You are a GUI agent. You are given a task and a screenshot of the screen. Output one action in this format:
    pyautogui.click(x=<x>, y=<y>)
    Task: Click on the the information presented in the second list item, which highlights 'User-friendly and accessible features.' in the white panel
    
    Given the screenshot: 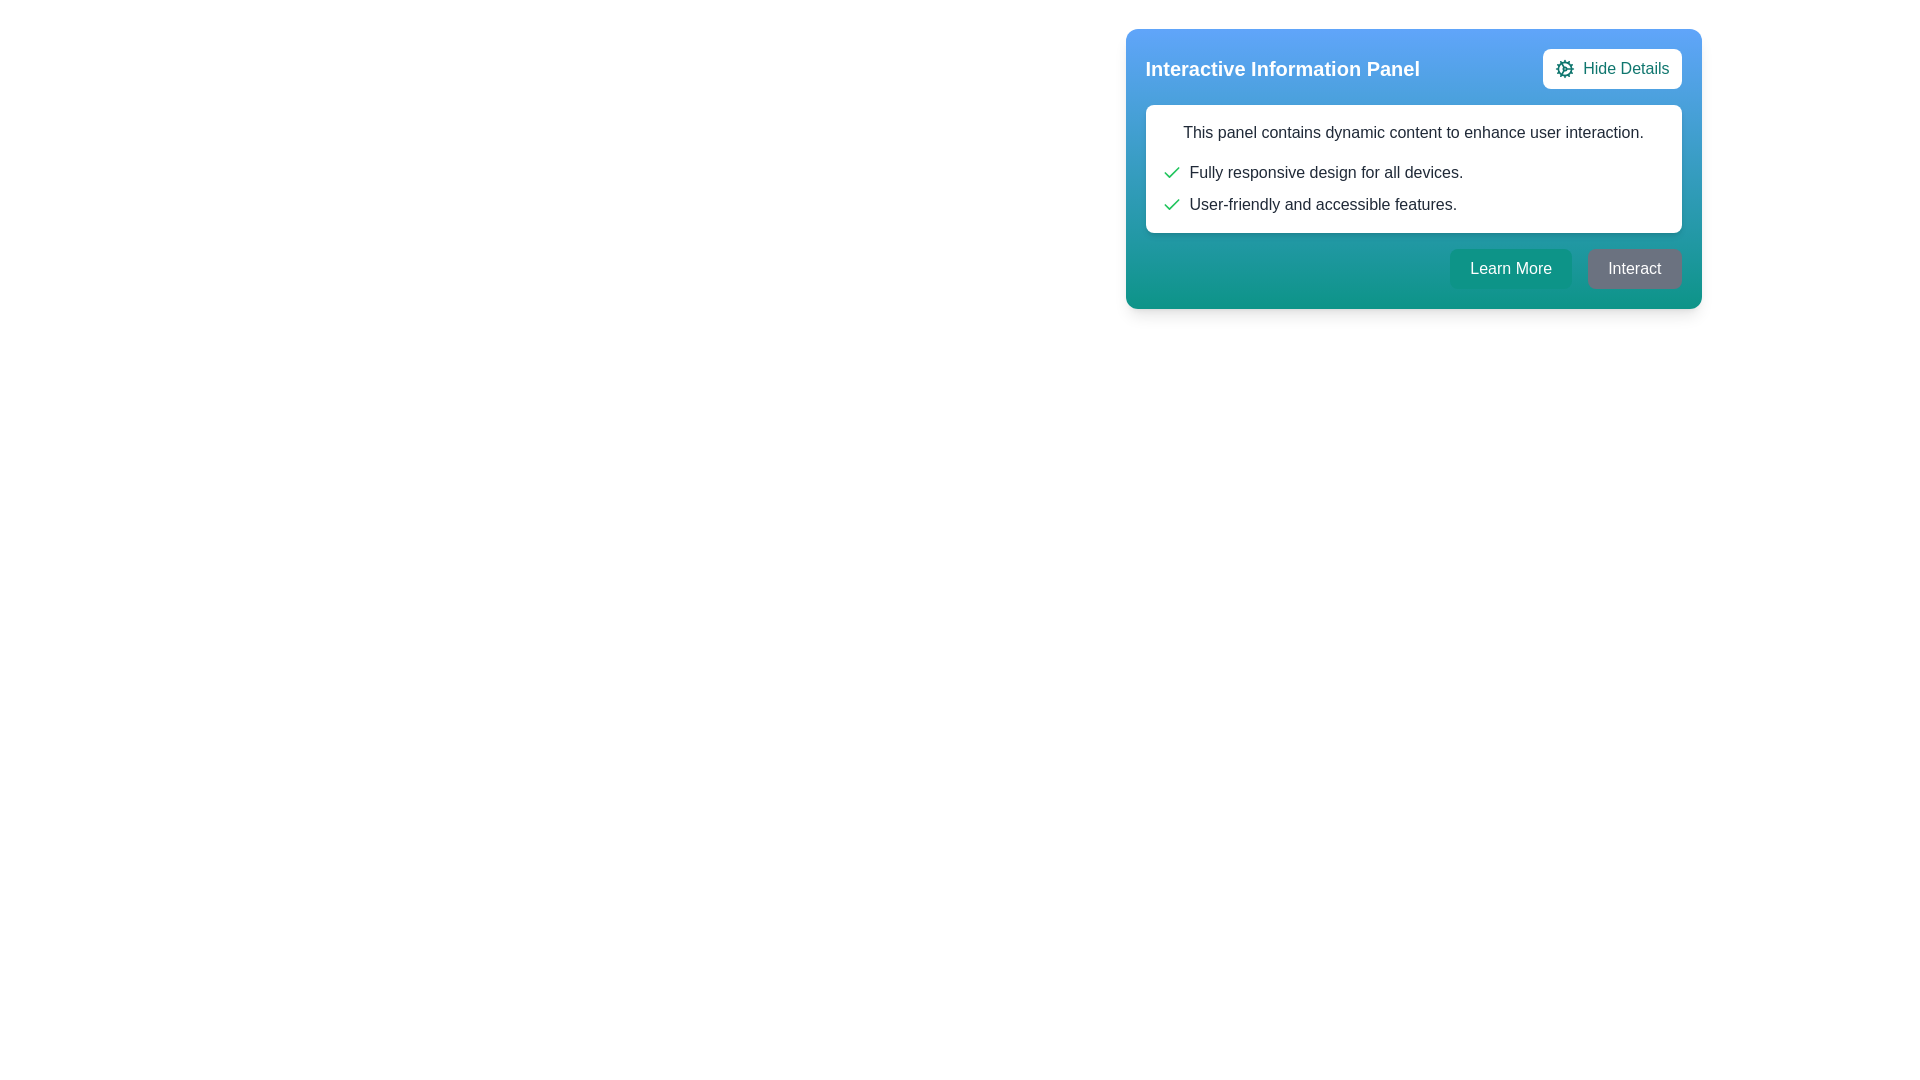 What is the action you would take?
    pyautogui.click(x=1412, y=204)
    